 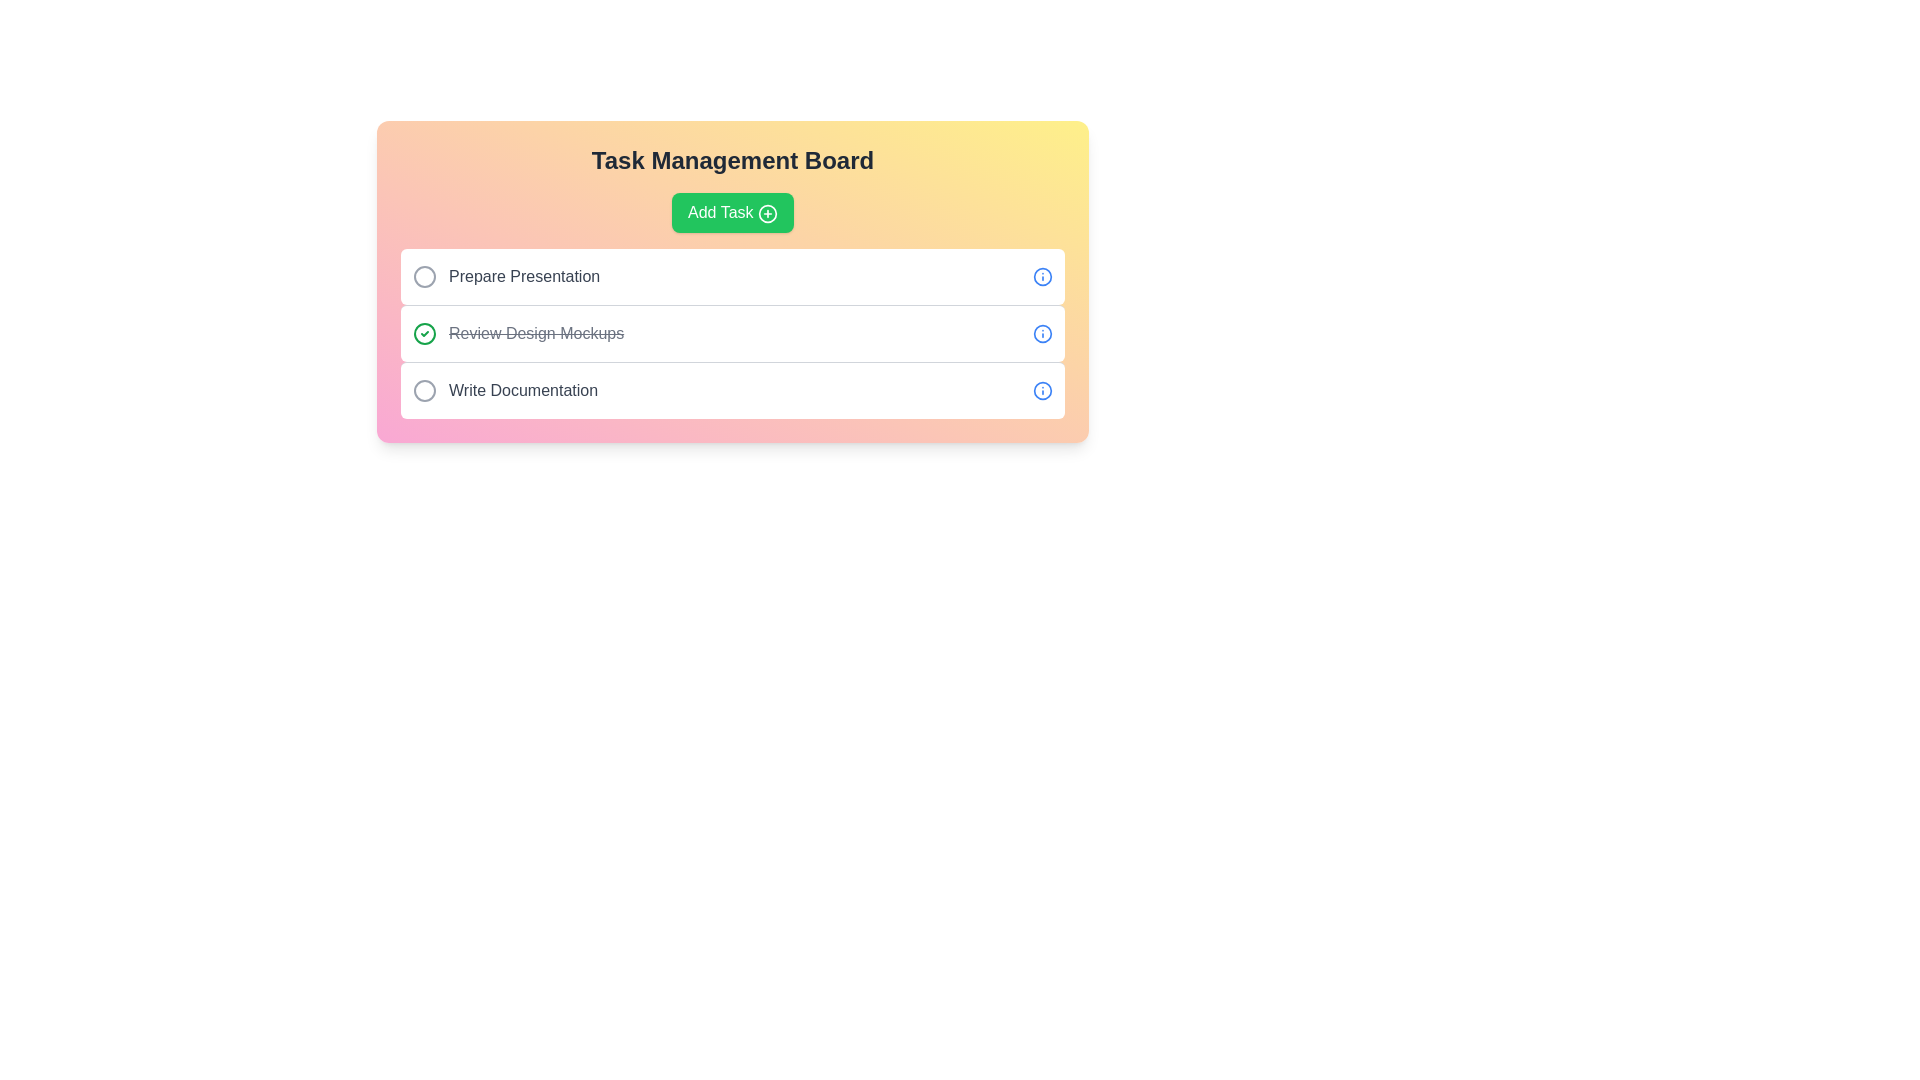 What do you see at coordinates (1041, 333) in the screenshot?
I see `the 'Info' icon next to the task 'Review Design Mockups' to view its details` at bounding box center [1041, 333].